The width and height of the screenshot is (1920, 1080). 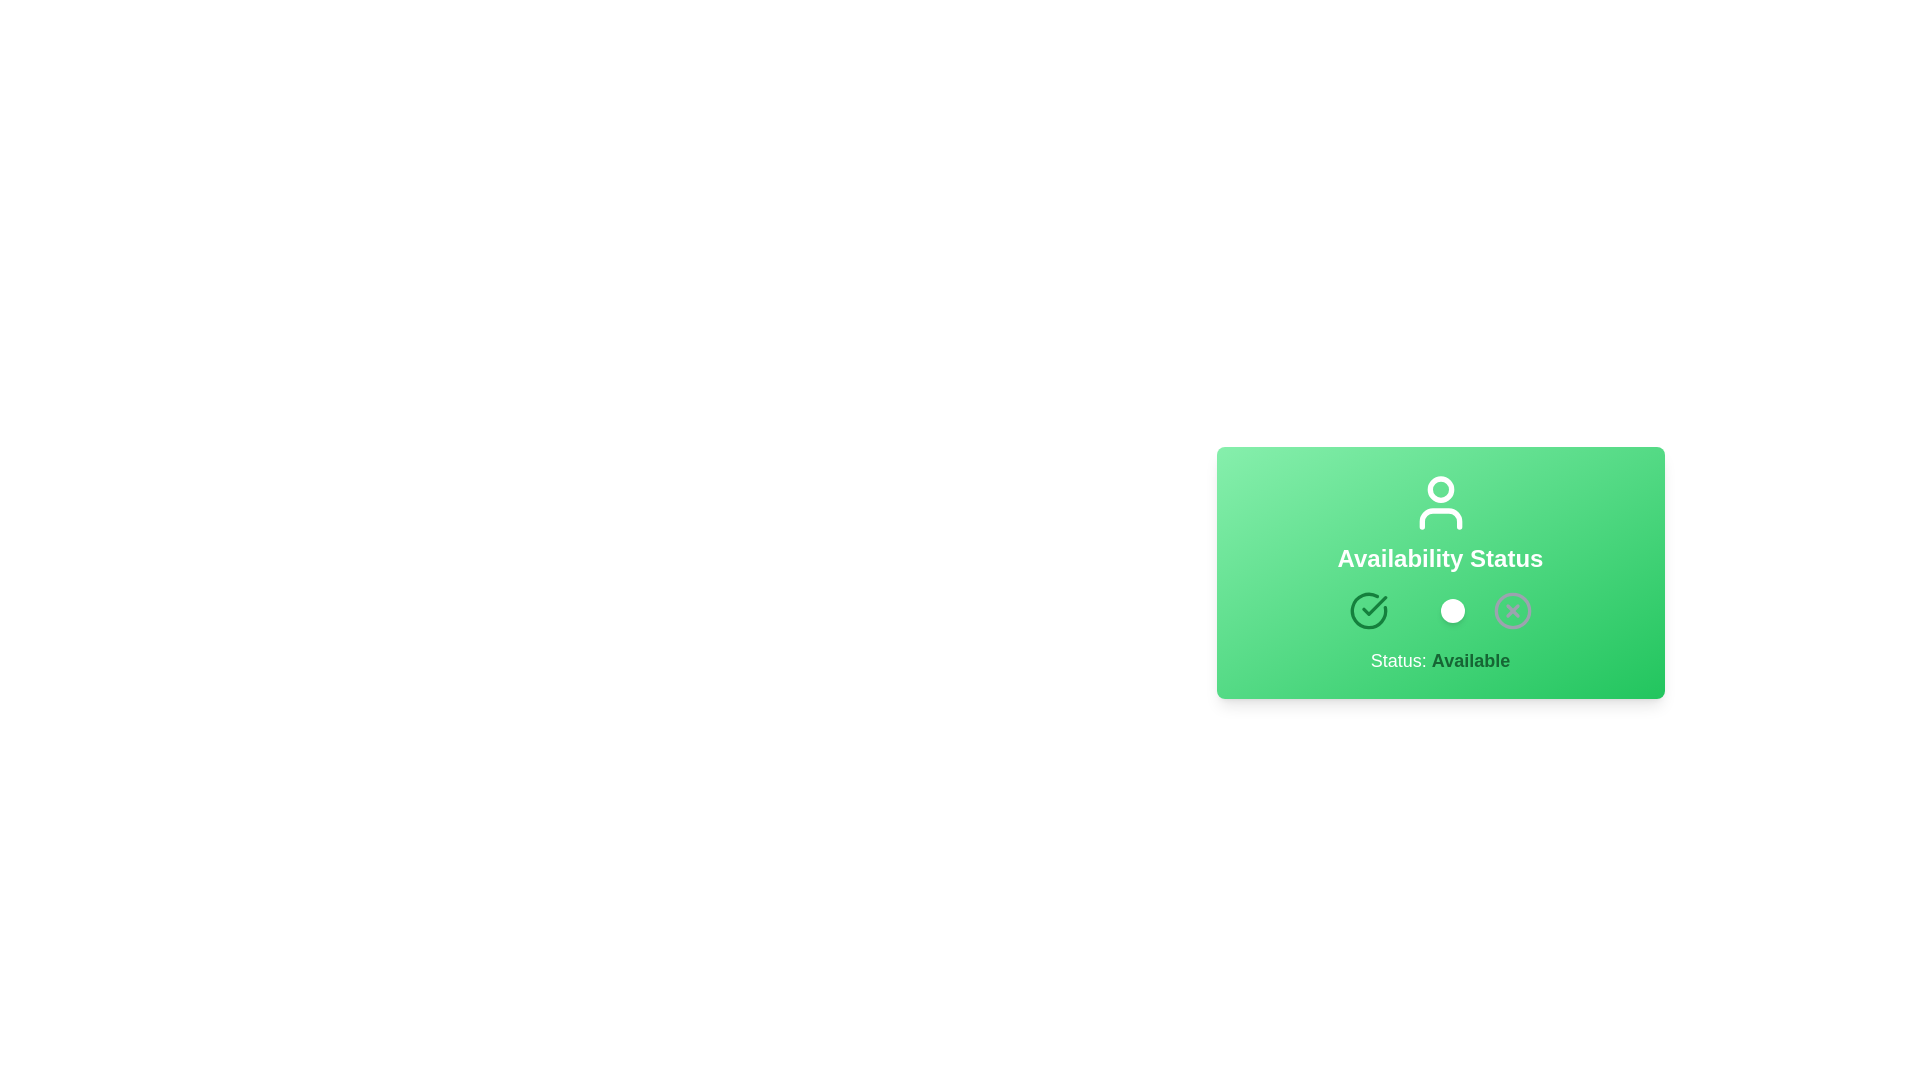 What do you see at coordinates (1440, 501) in the screenshot?
I see `the user availability status icon` at bounding box center [1440, 501].